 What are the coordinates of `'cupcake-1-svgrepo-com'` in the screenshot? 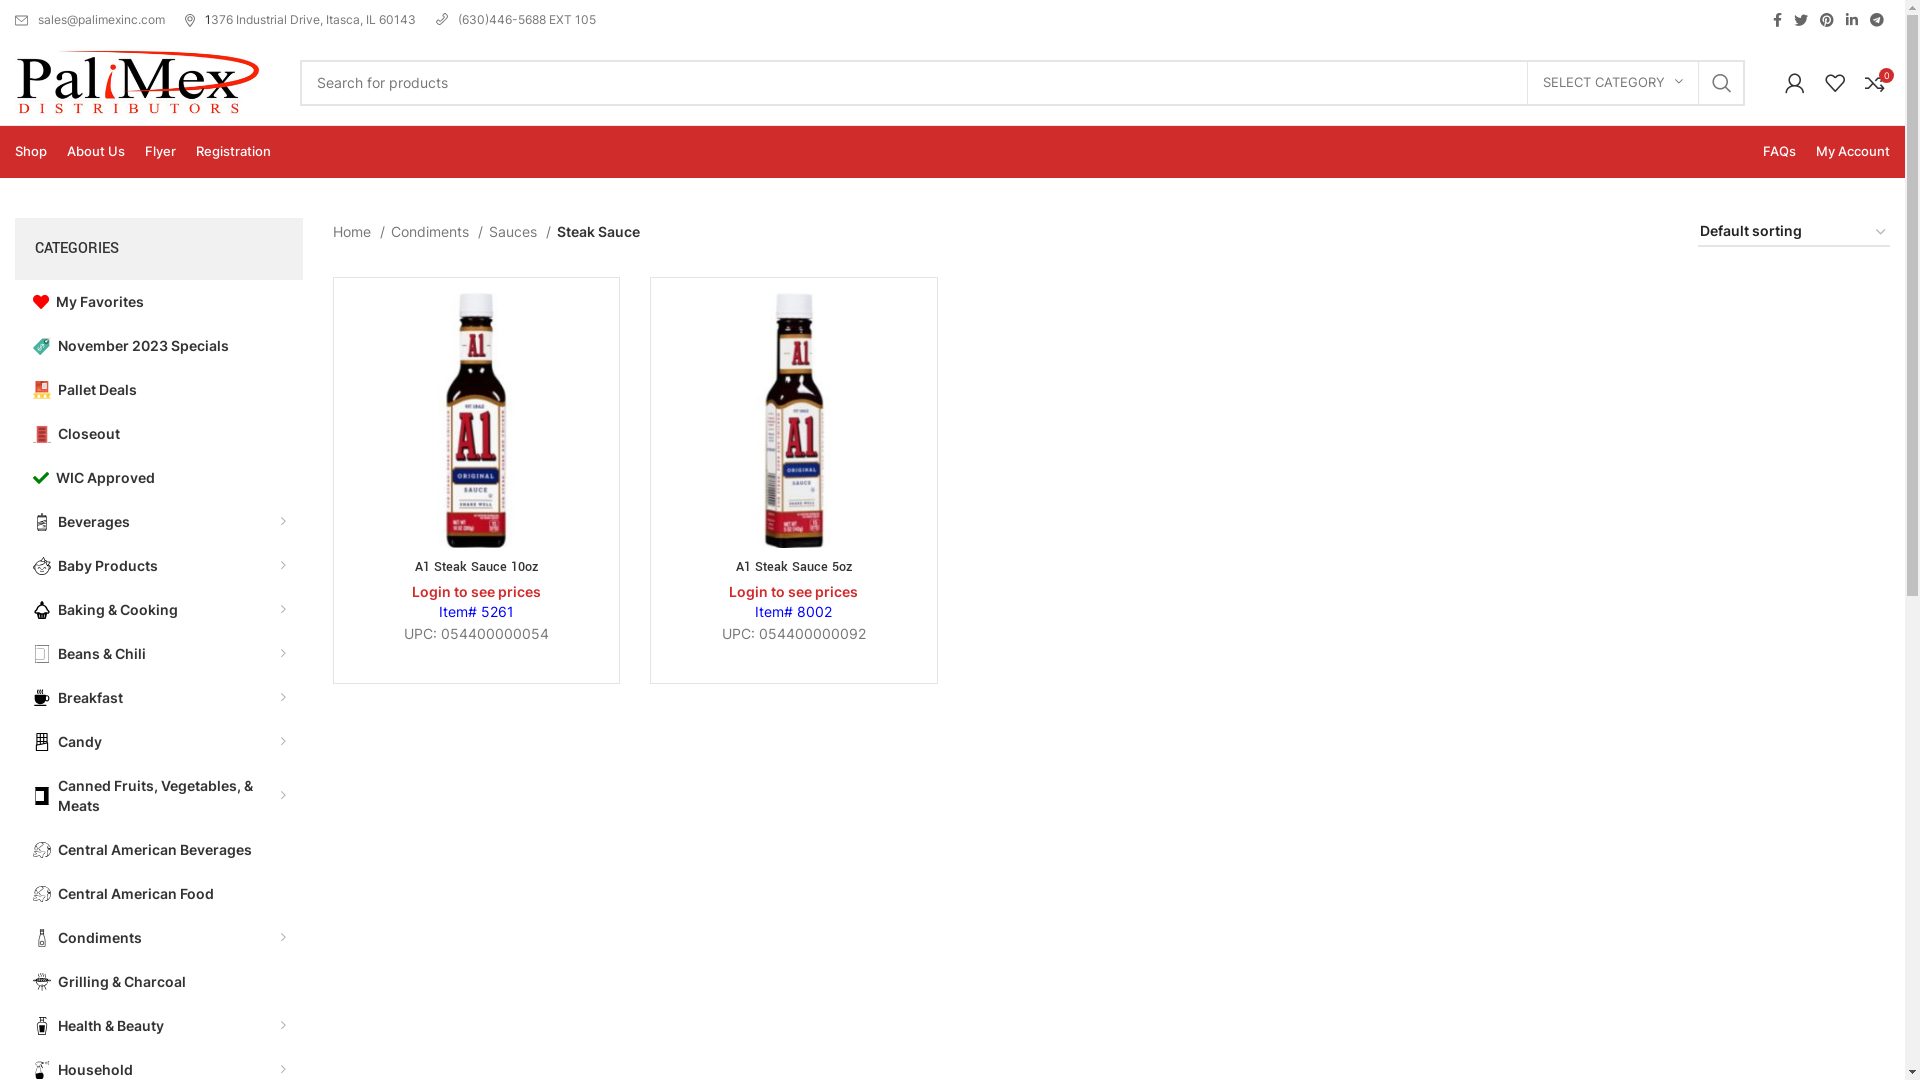 It's located at (42, 608).